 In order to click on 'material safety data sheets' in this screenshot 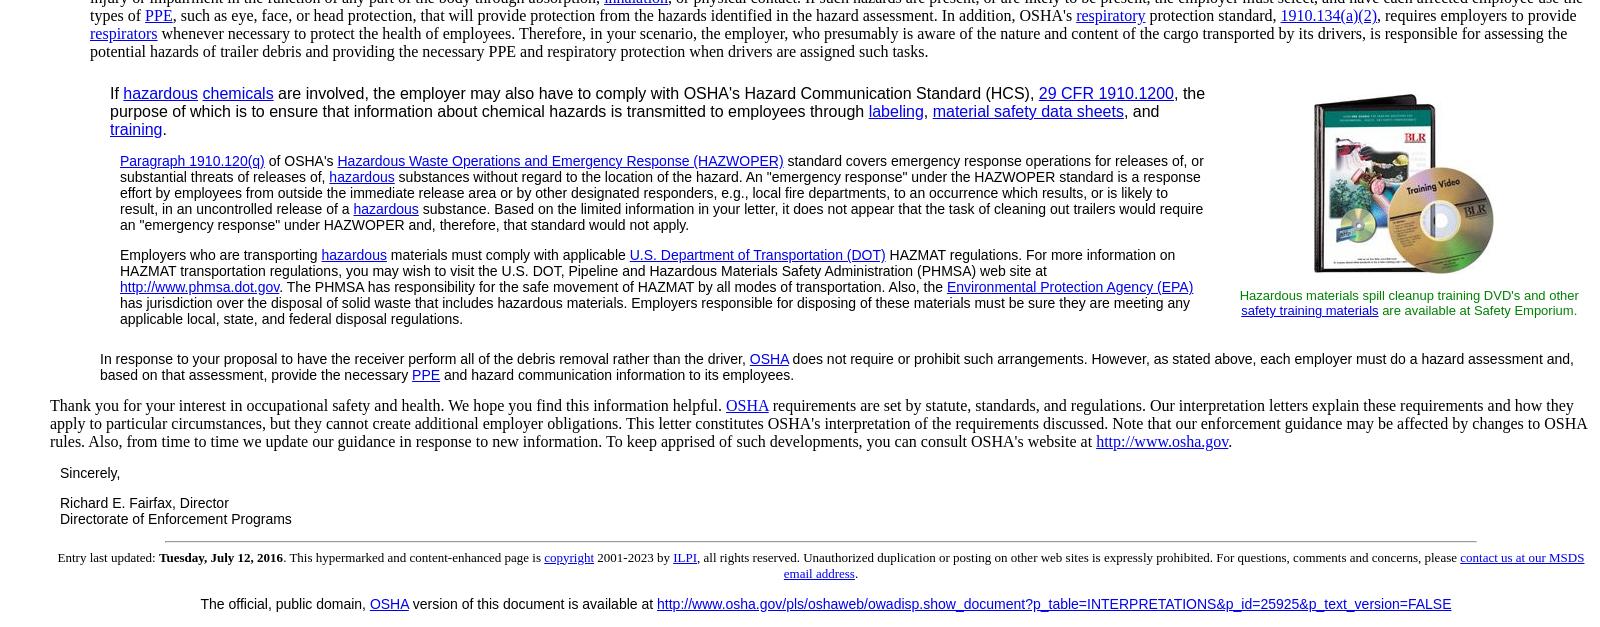, I will do `click(1027, 111)`.